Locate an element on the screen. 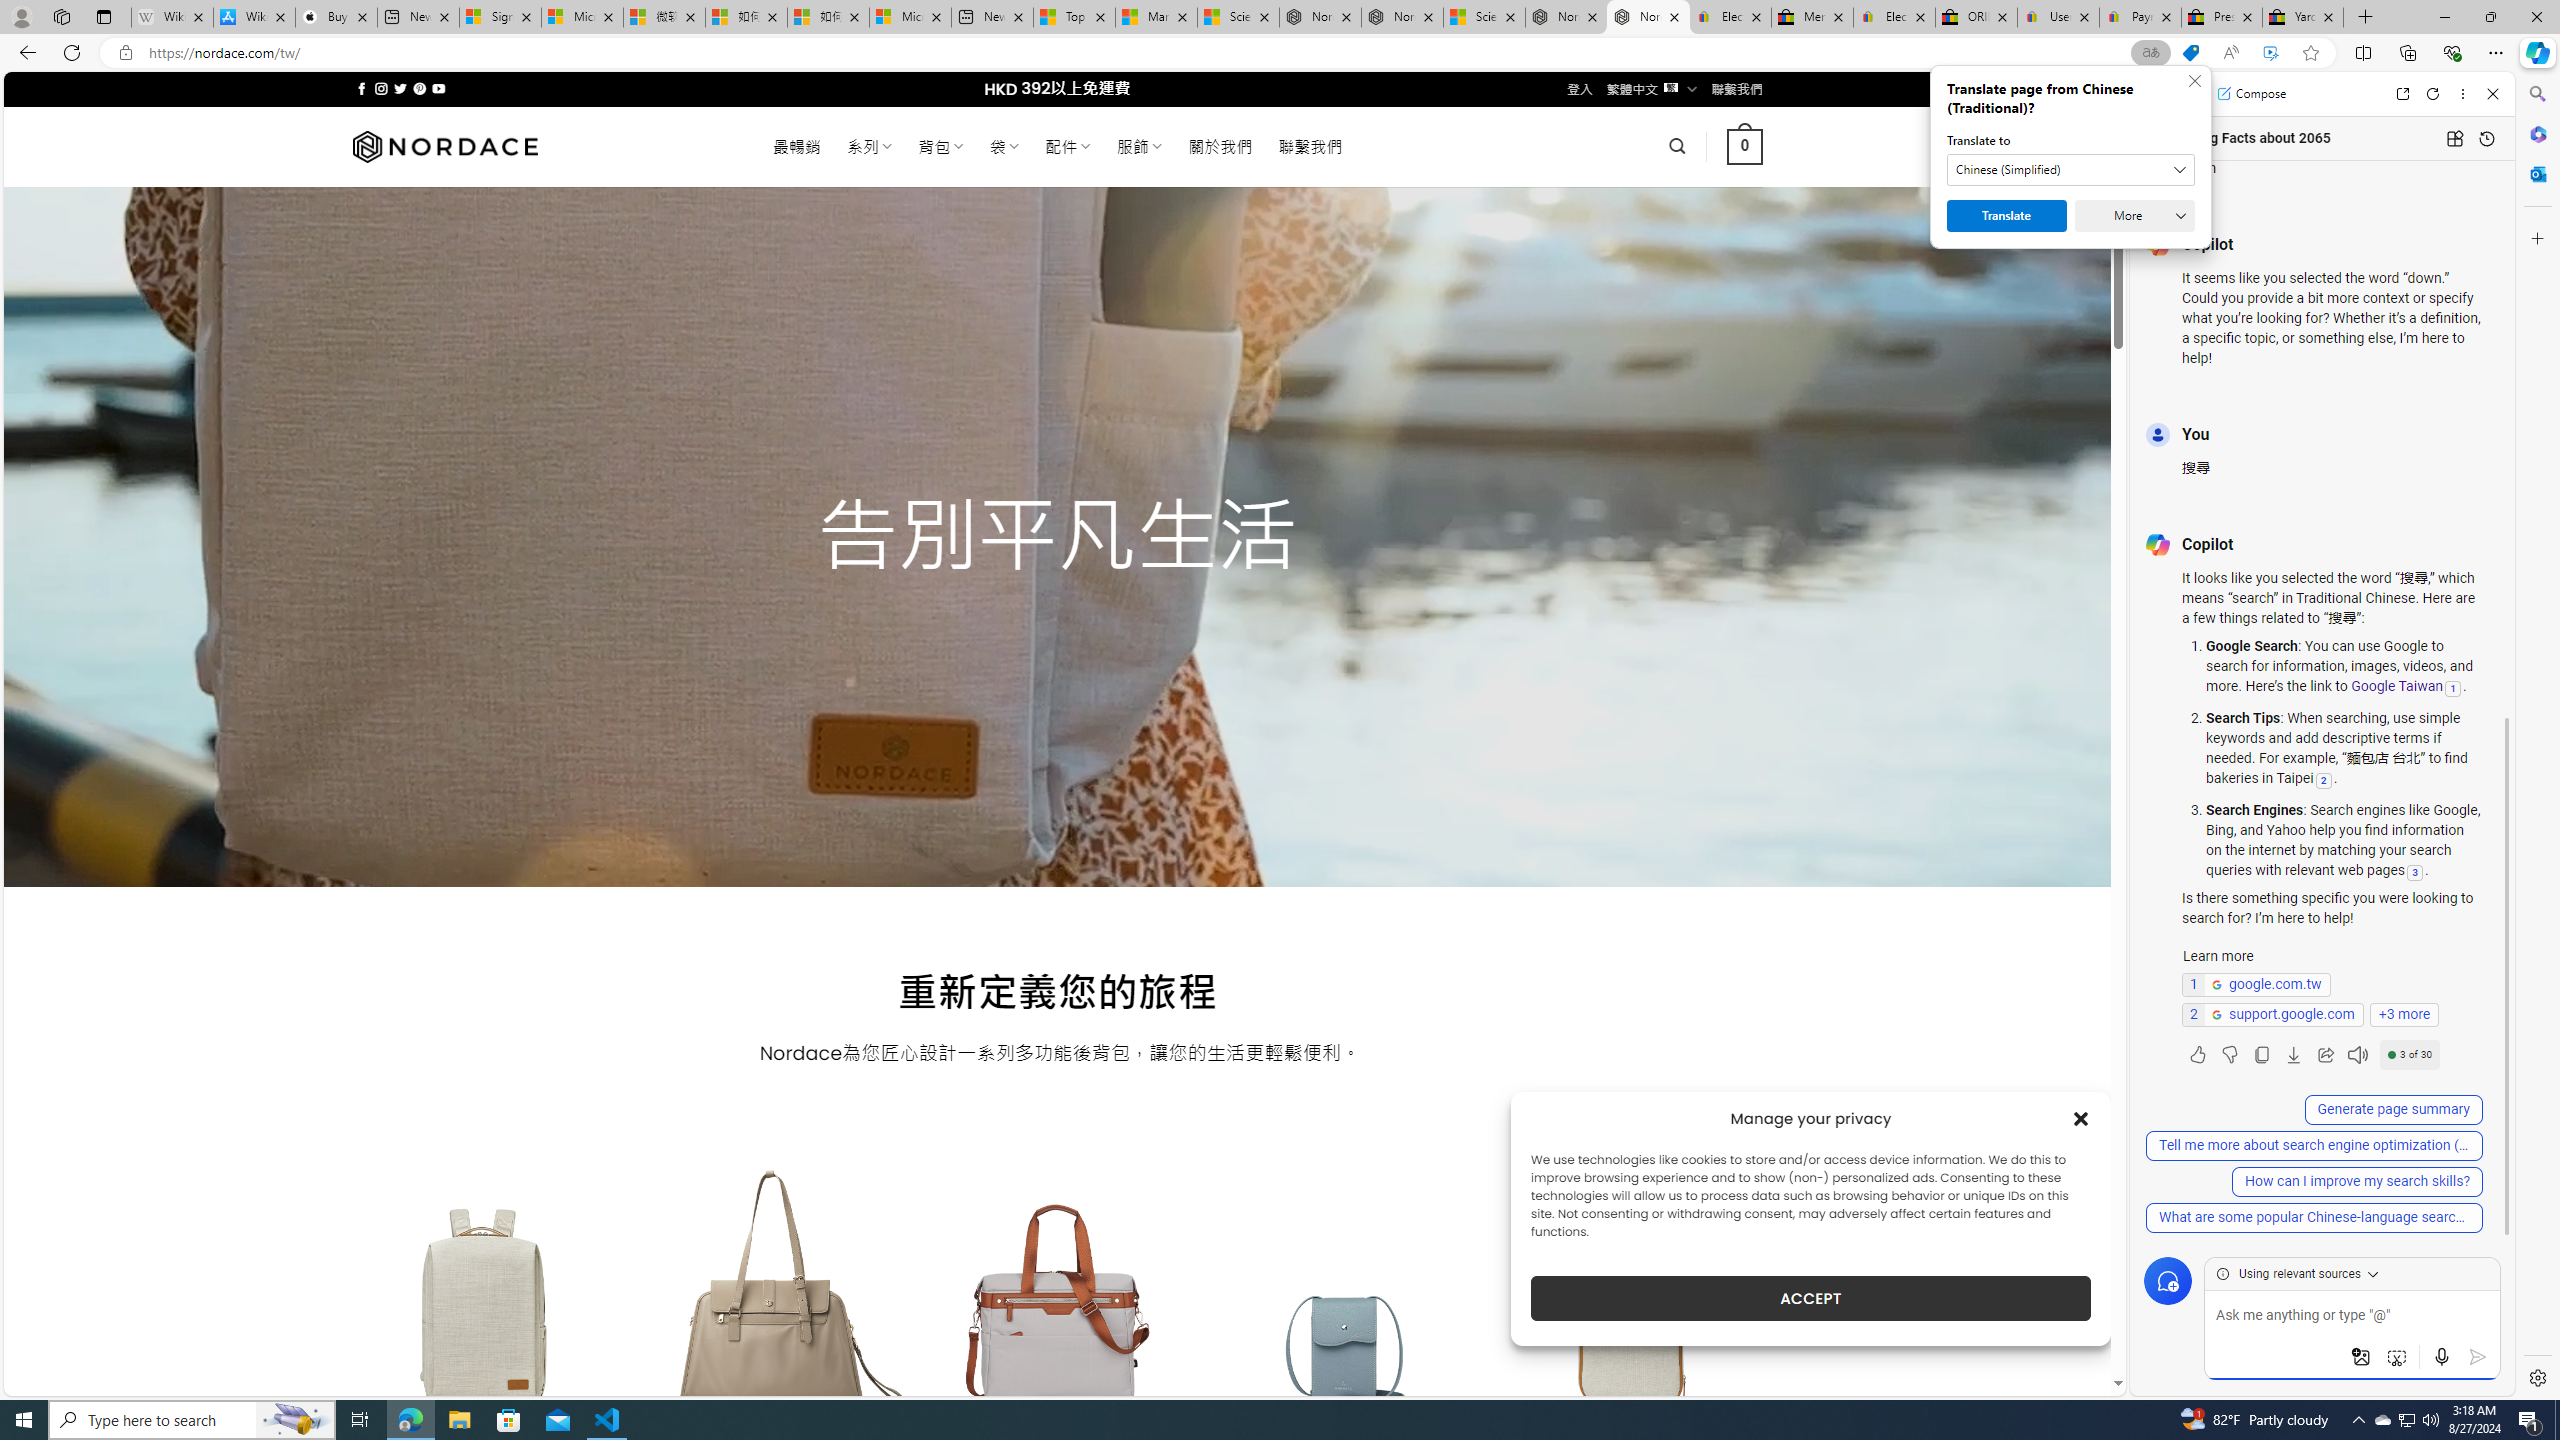 This screenshot has width=2560, height=1440. 'Nordace - Summer Adventures 2024' is located at coordinates (1565, 16).